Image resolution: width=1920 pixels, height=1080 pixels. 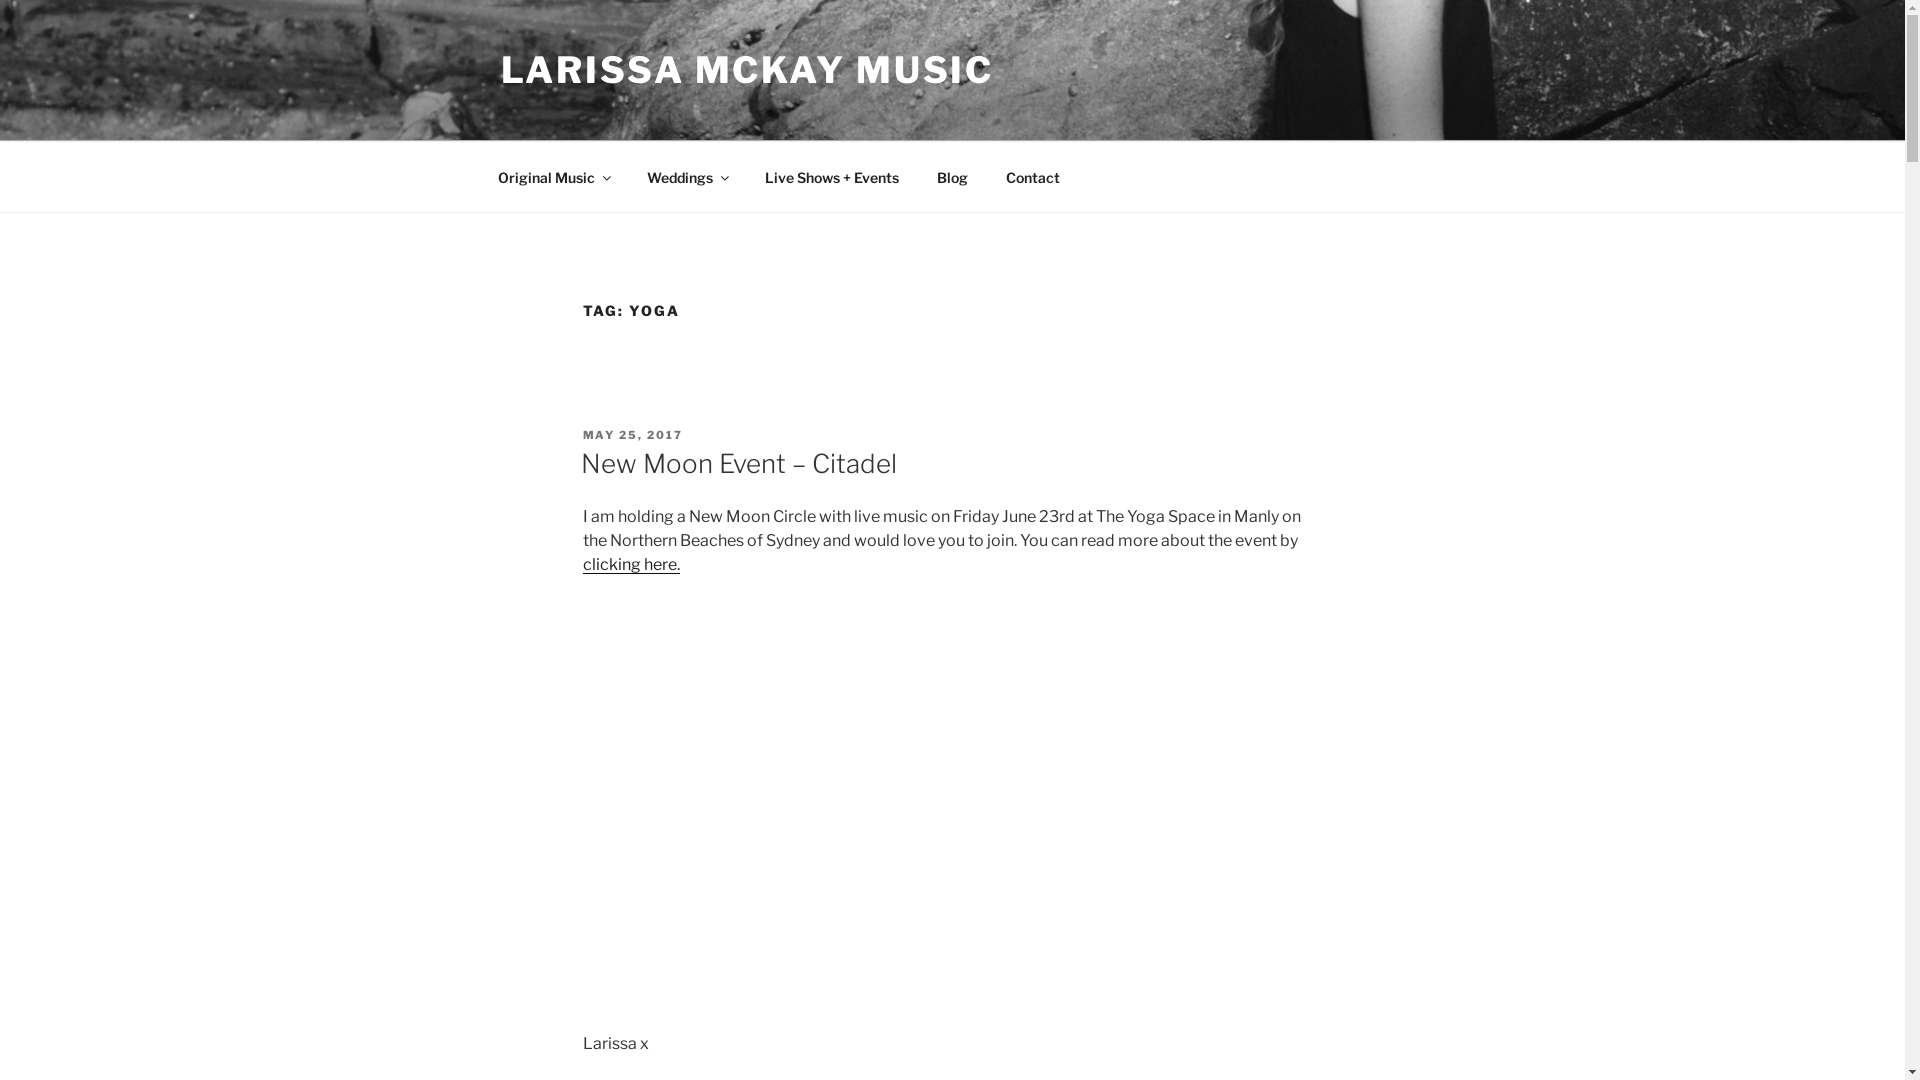 What do you see at coordinates (687, 175) in the screenshot?
I see `'Weddings'` at bounding box center [687, 175].